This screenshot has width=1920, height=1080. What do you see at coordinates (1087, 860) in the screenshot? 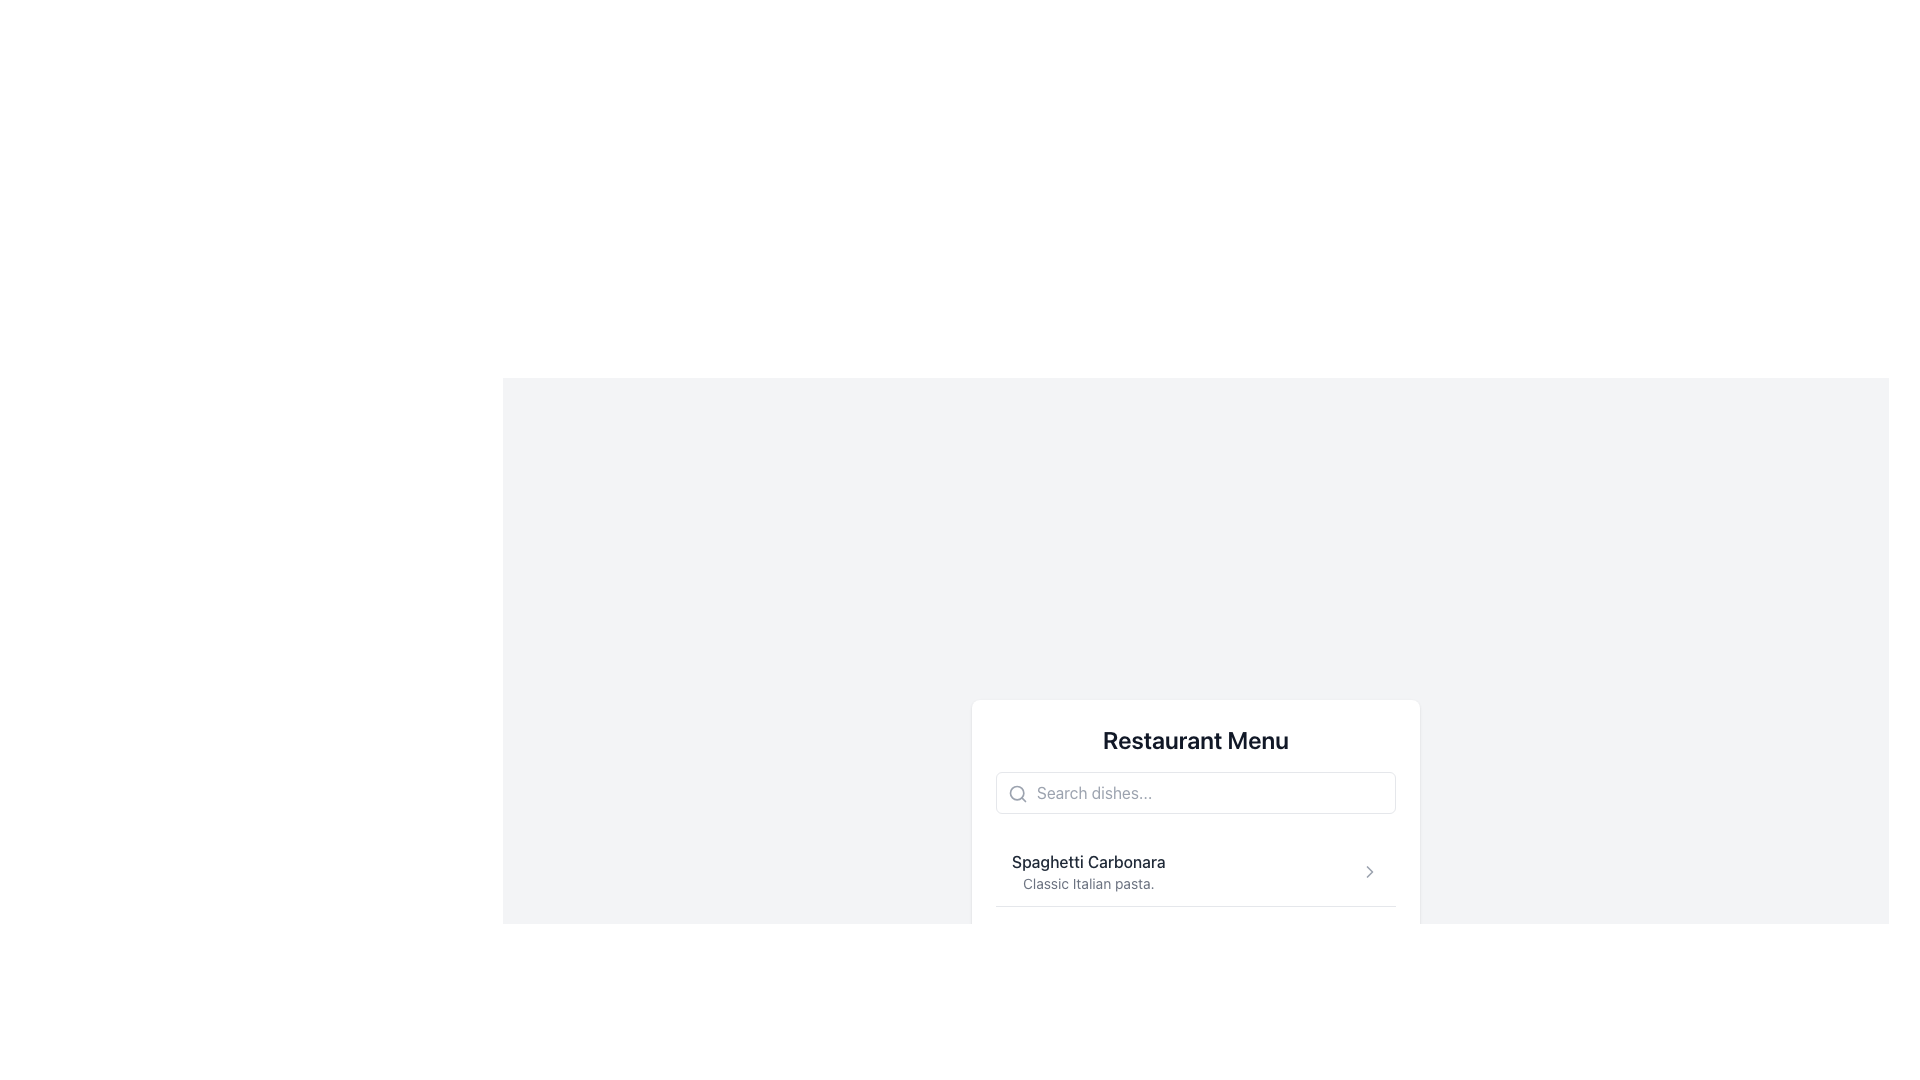
I see `the Text Label displaying 'Spaghetti Carbonara', which is styled in bold dark gray and positioned prominently above the smaller text in the 'Restaurant Menu' section` at bounding box center [1087, 860].